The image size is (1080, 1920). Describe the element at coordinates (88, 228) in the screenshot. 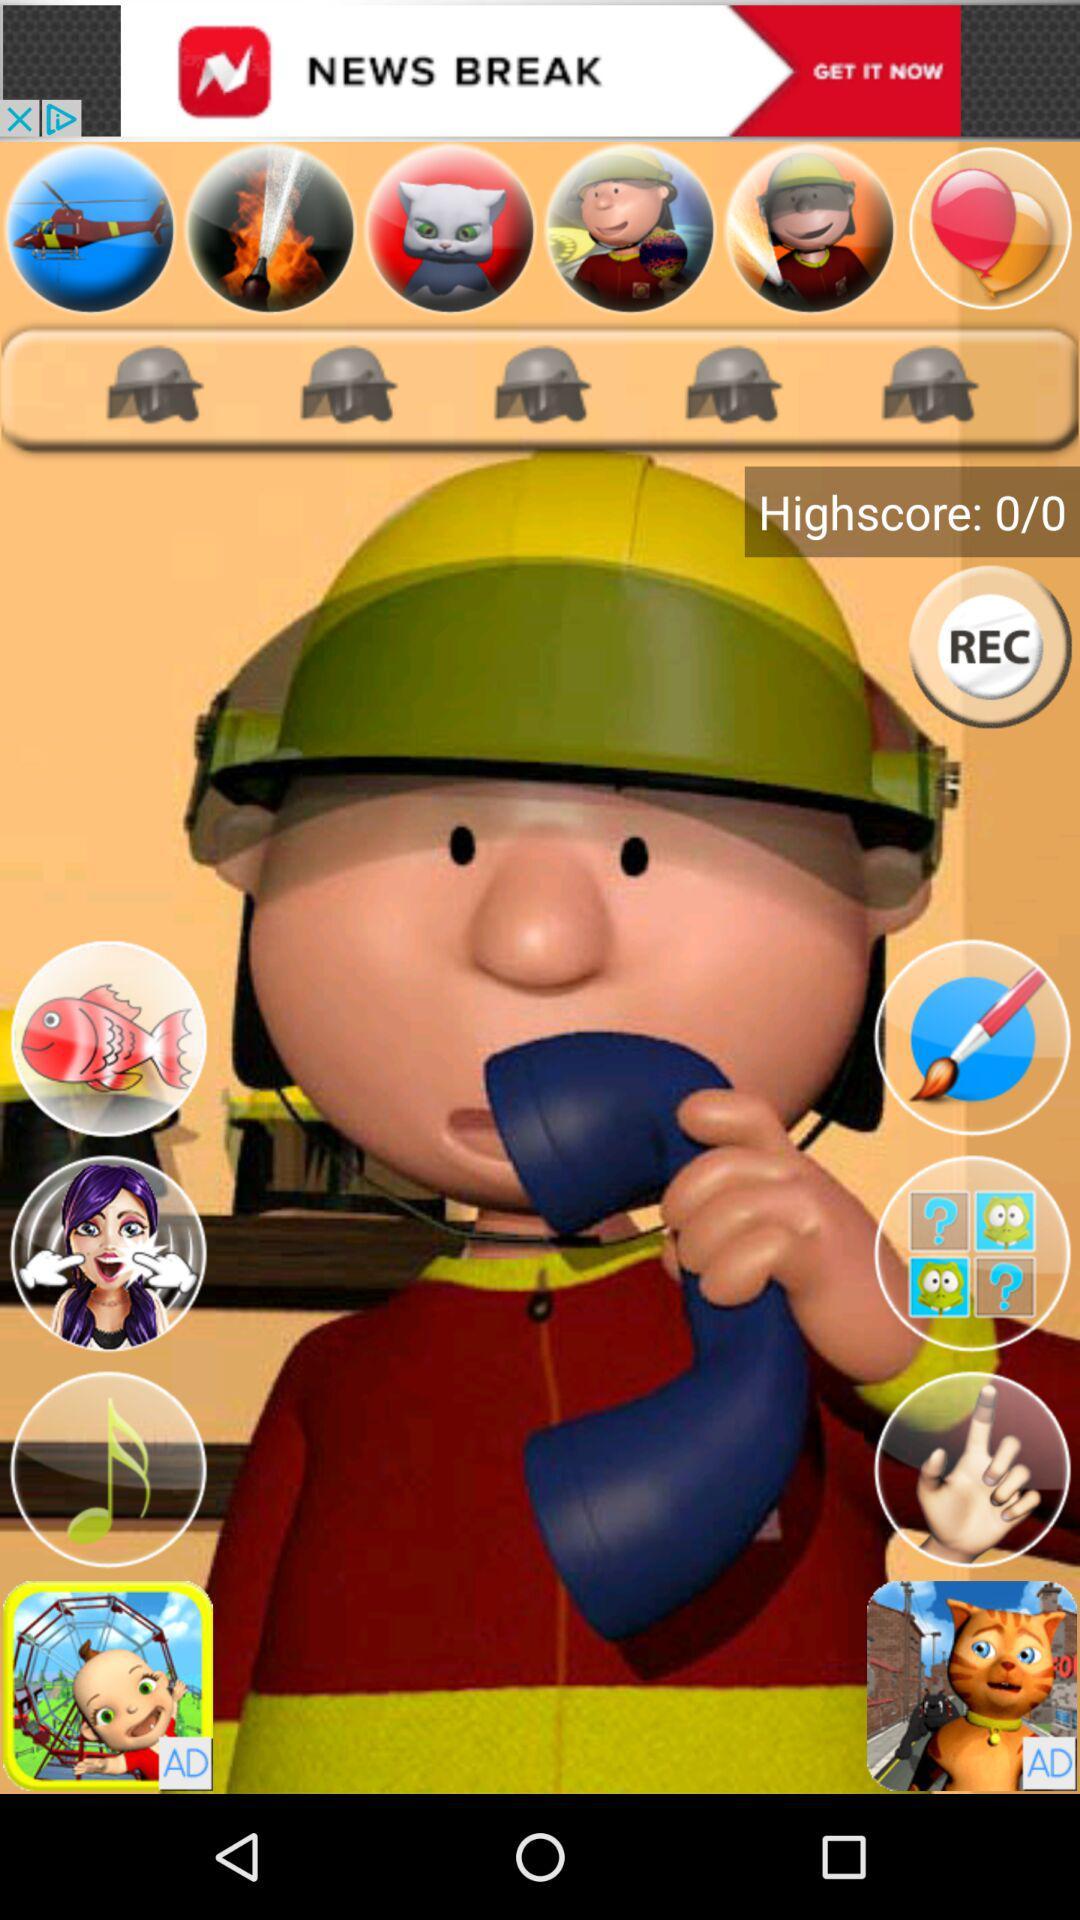

I see `item` at that location.